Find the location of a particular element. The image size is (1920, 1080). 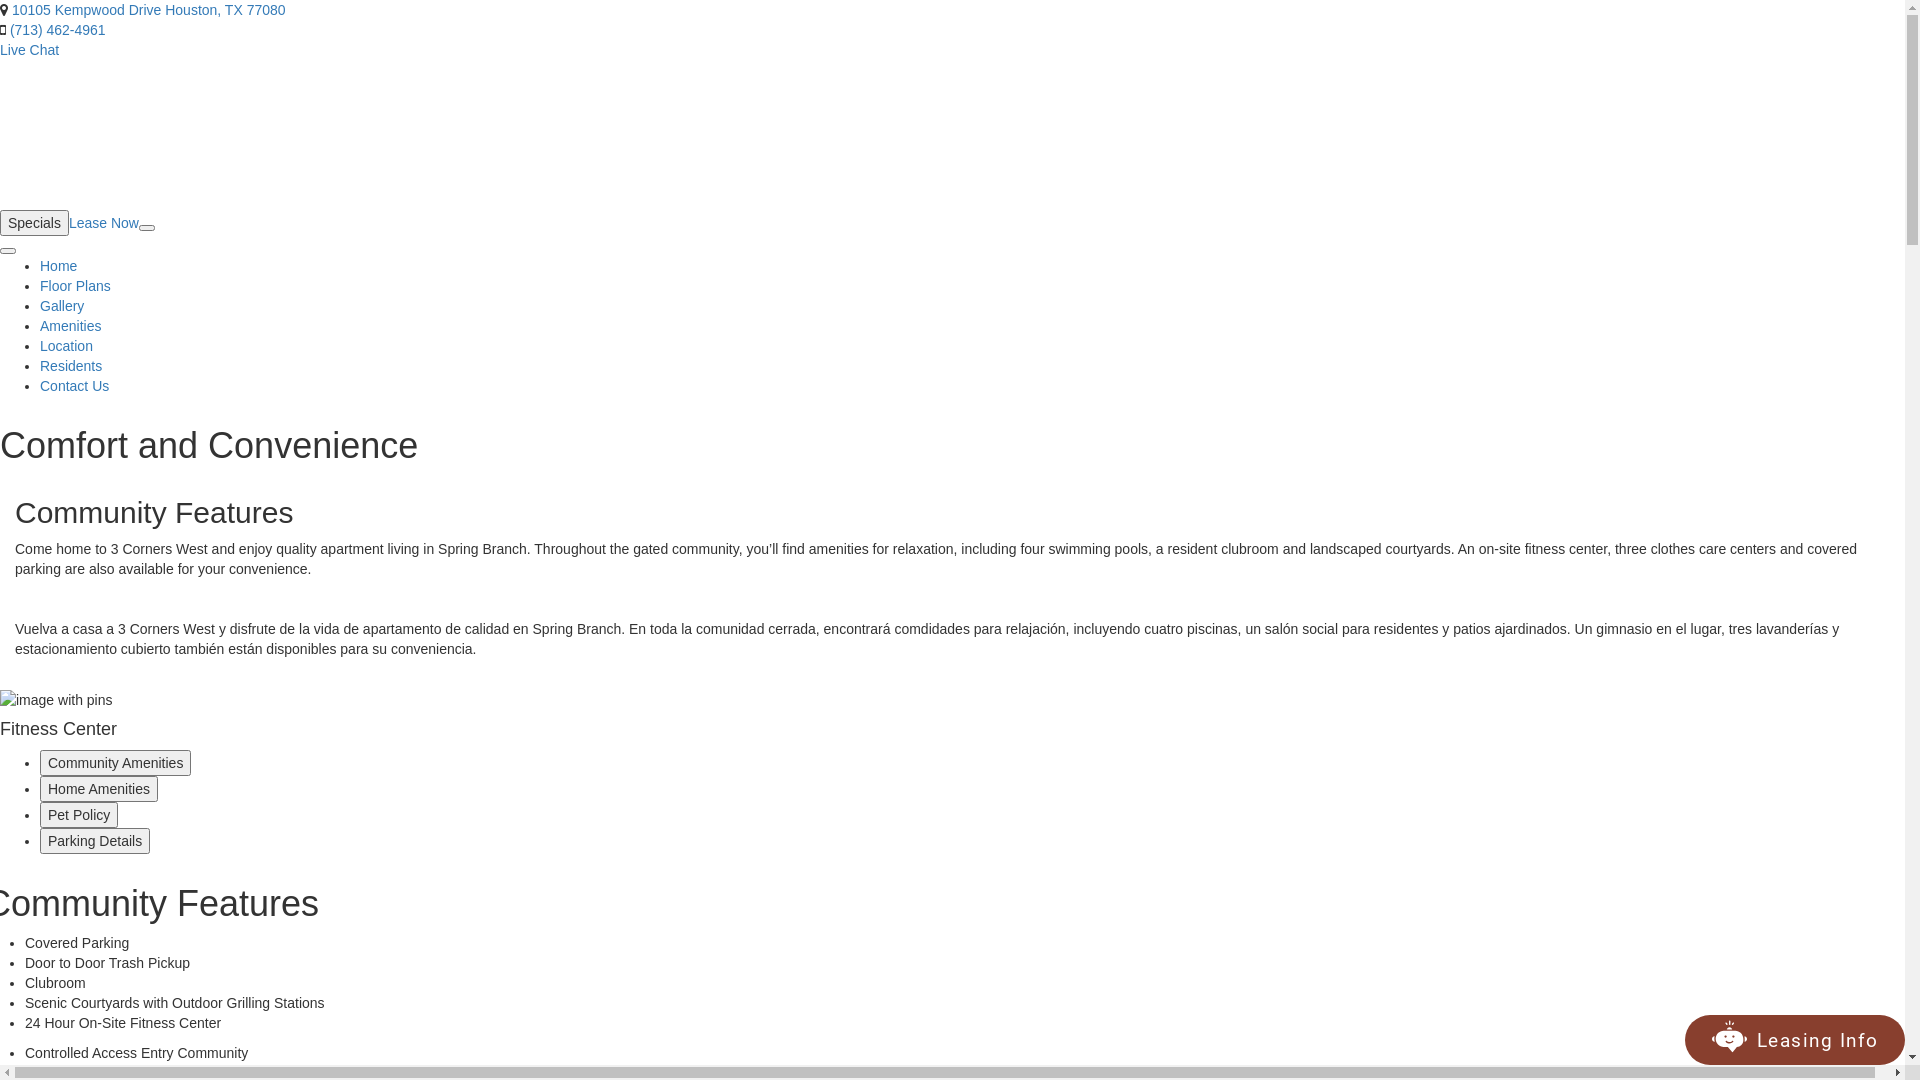

'Home Amenities' is located at coordinates (98, 788).